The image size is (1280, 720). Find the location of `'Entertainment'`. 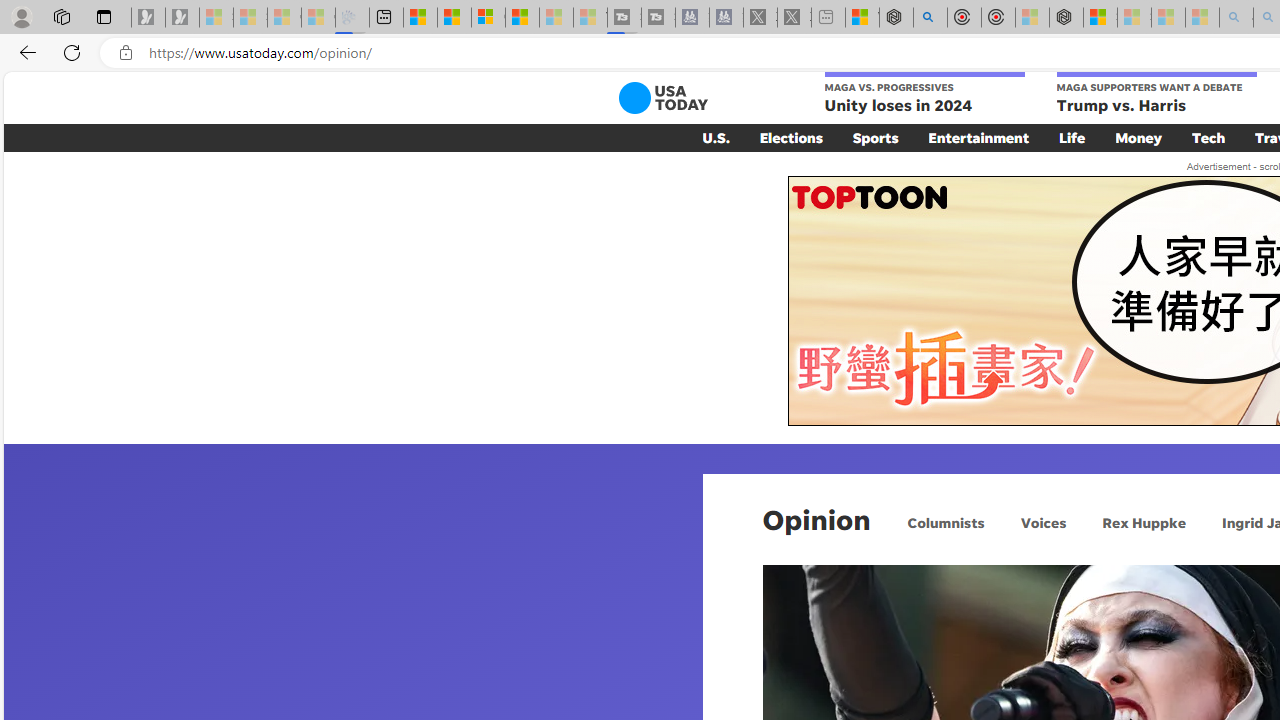

'Entertainment' is located at coordinates (978, 136).